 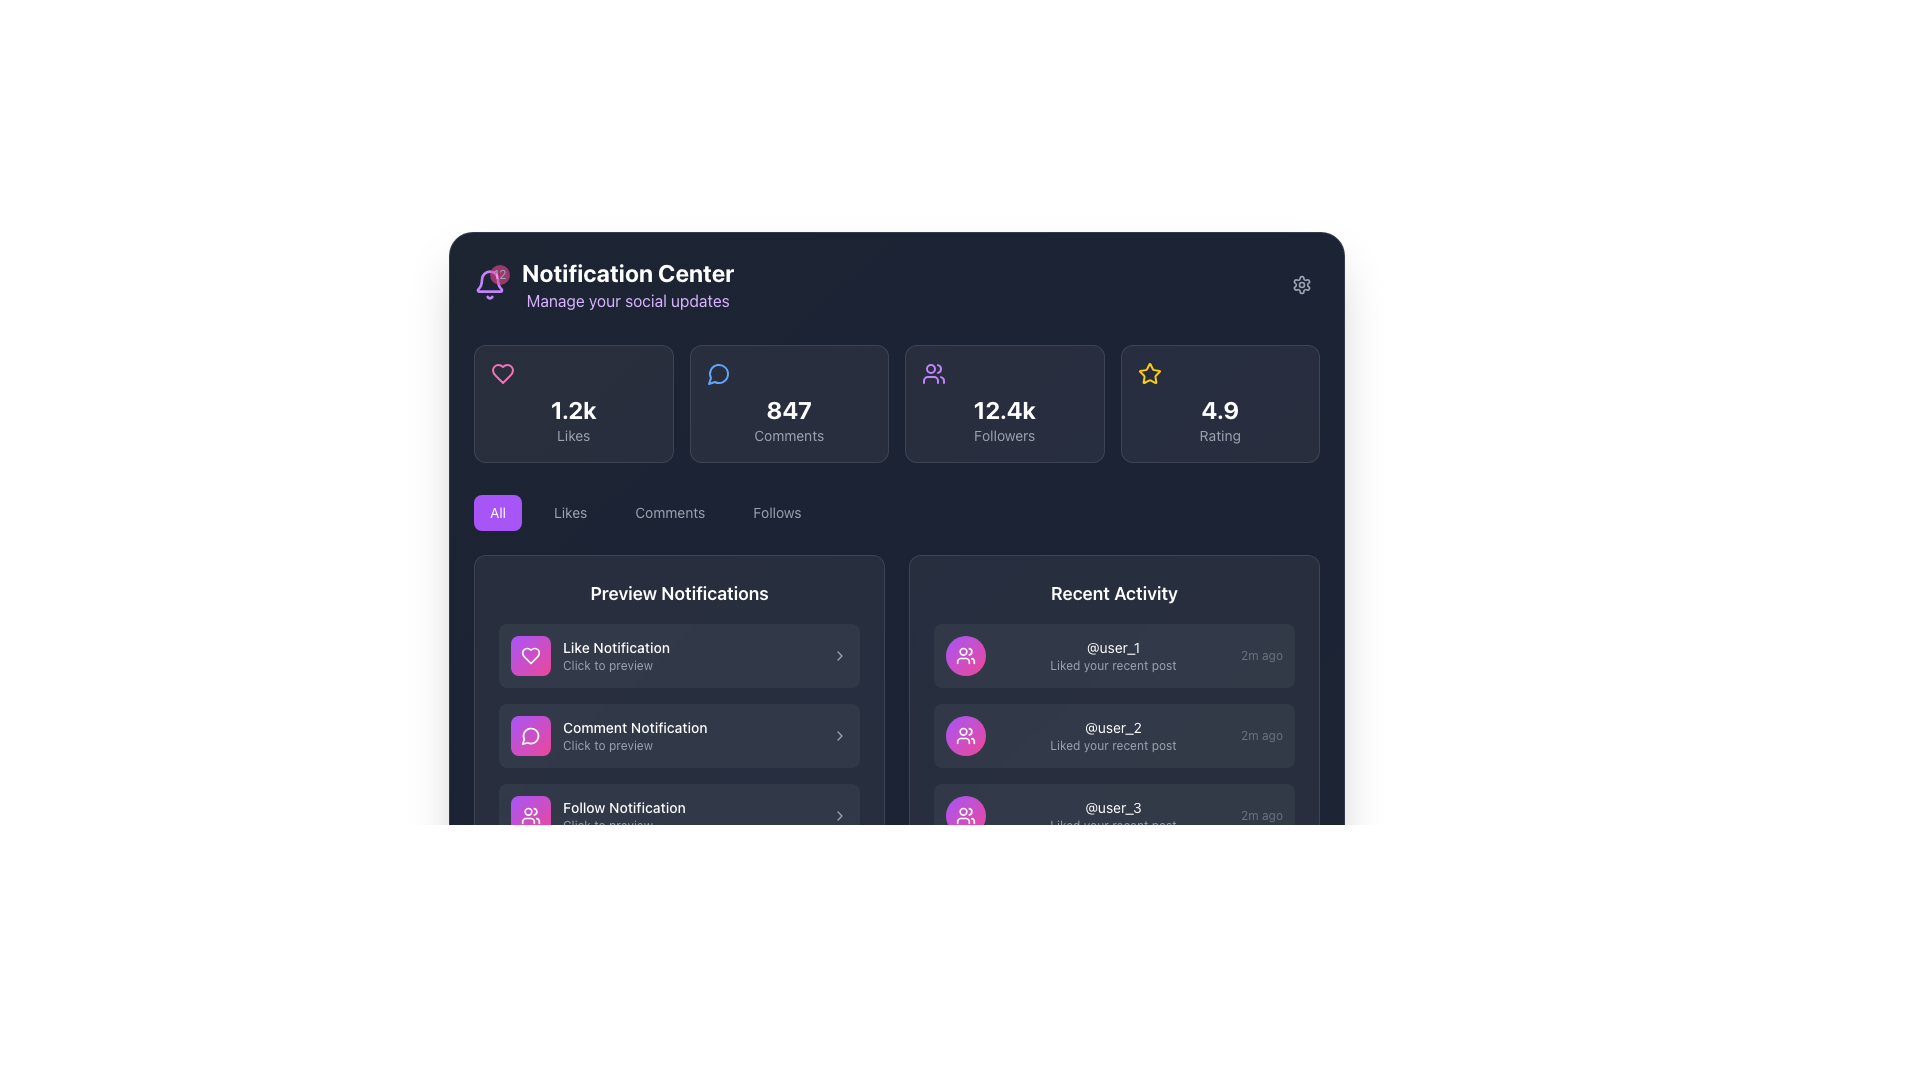 I want to click on the second visual grouping of notifications in the Interactive list preview component with the title 'Preview Notifications', so click(x=679, y=753).